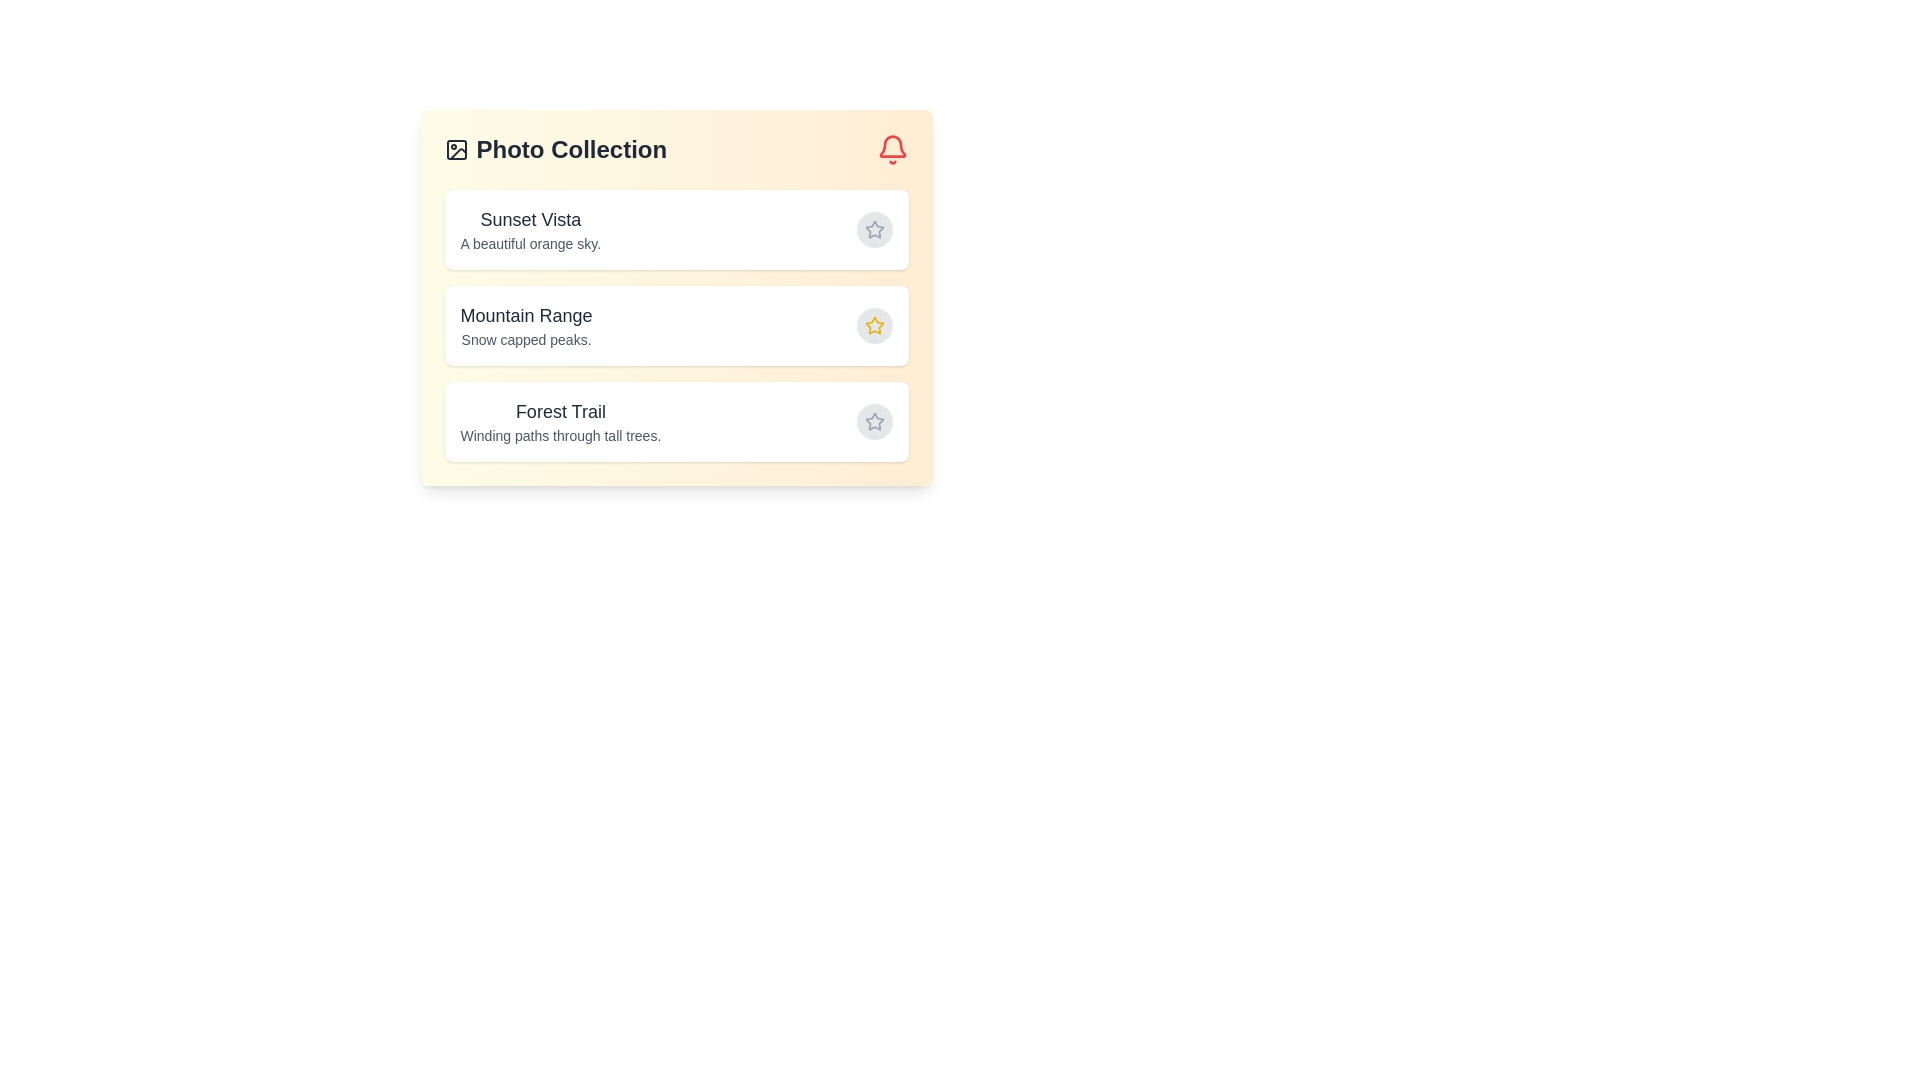  What do you see at coordinates (676, 229) in the screenshot?
I see `the item with title Sunset Vista` at bounding box center [676, 229].